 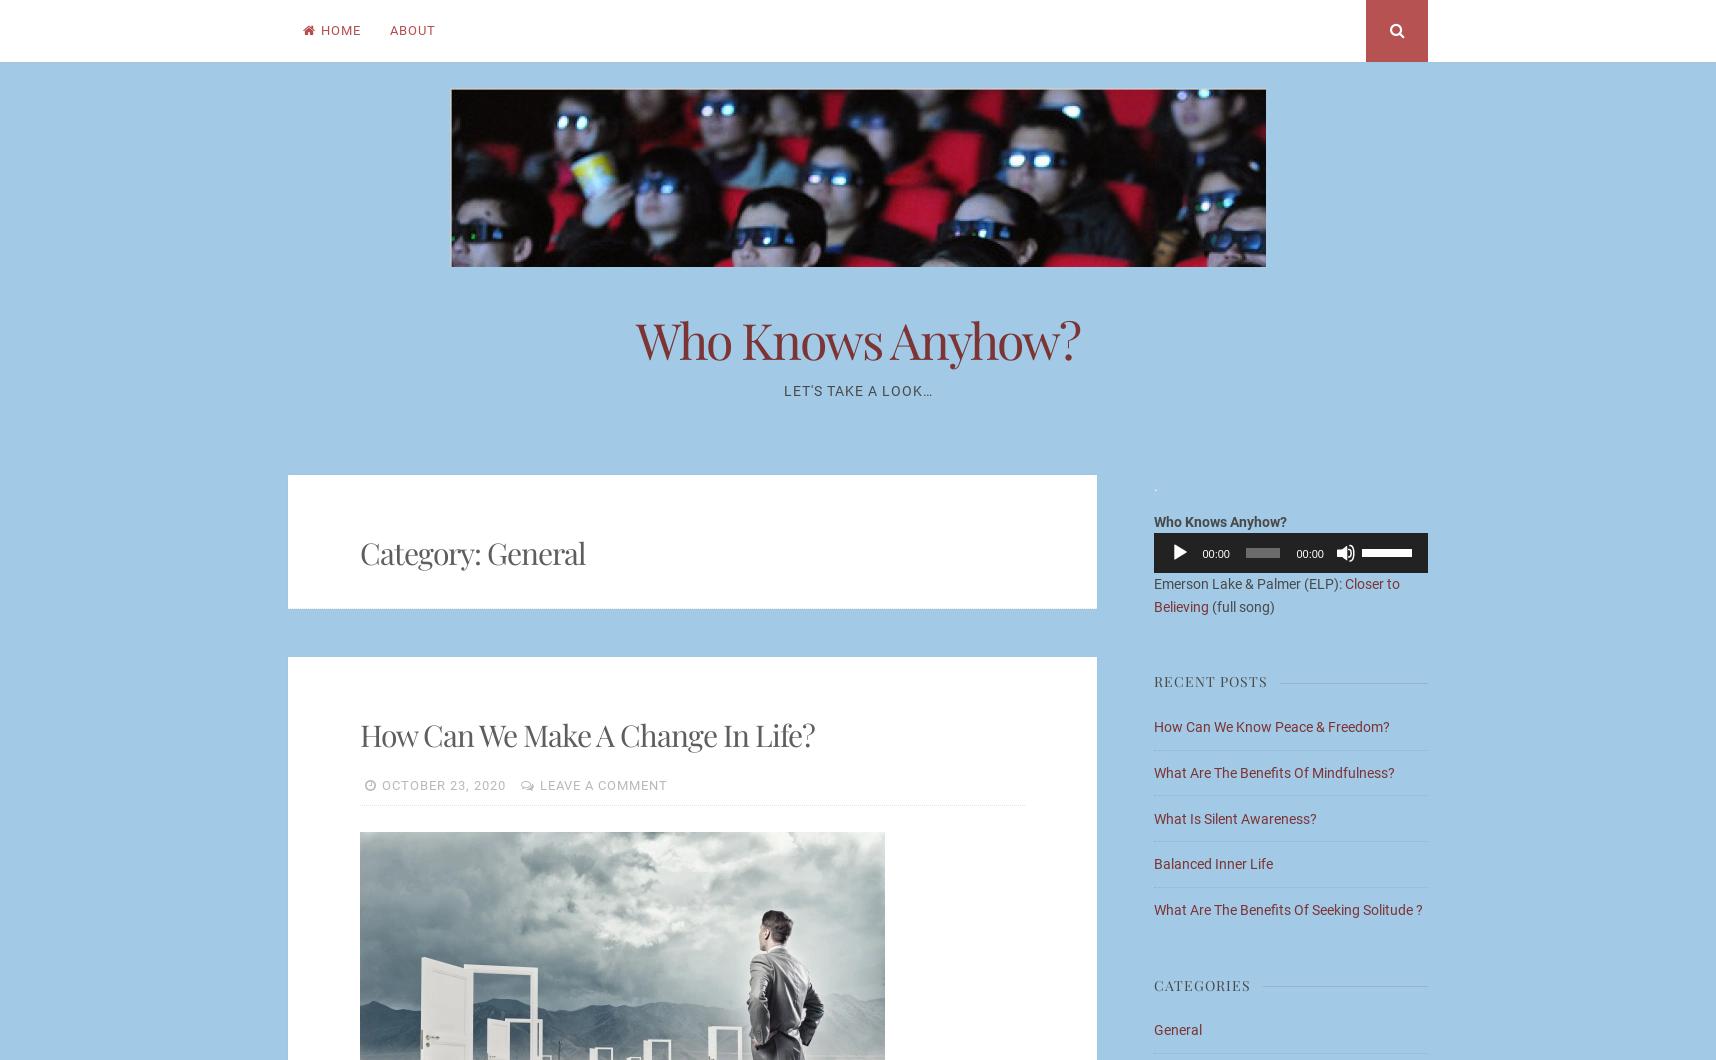 I want to click on '.', so click(x=1155, y=483).